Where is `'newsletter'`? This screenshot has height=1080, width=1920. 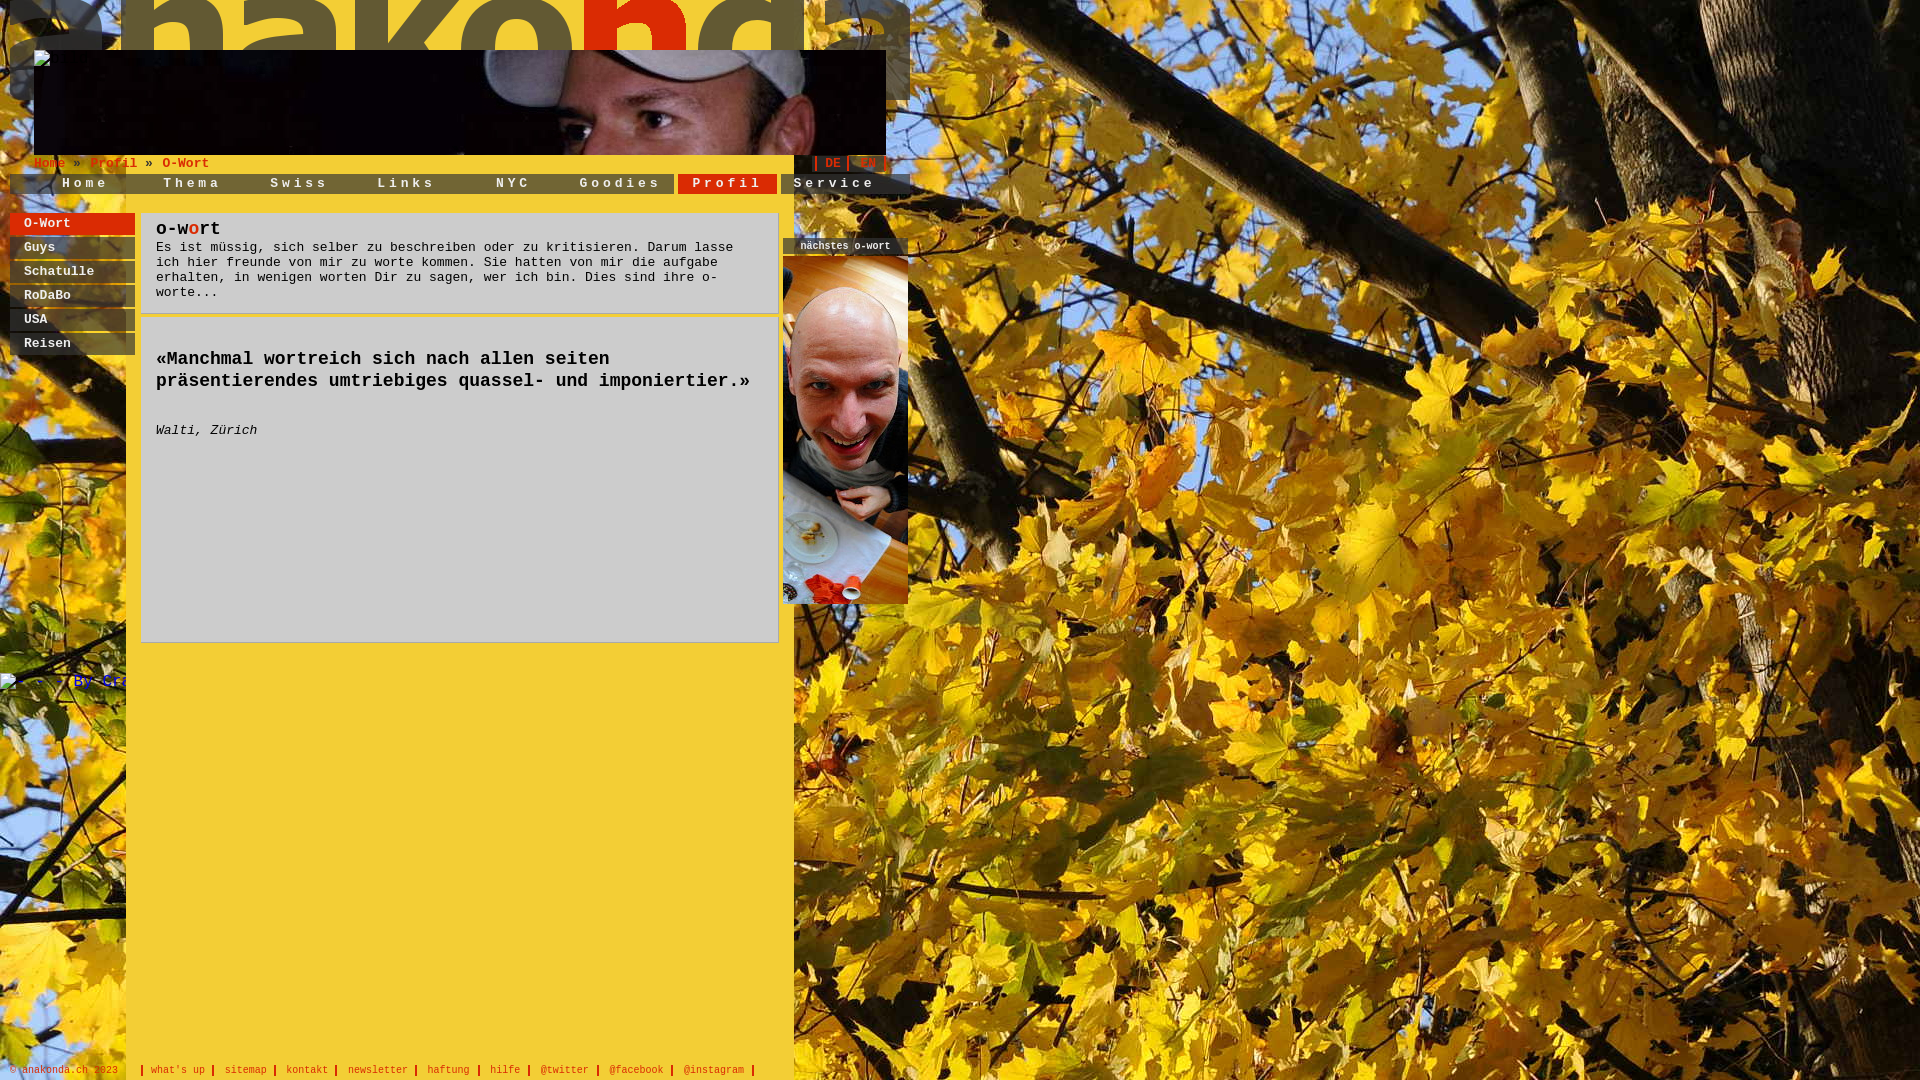 'newsletter' is located at coordinates (382, 1069).